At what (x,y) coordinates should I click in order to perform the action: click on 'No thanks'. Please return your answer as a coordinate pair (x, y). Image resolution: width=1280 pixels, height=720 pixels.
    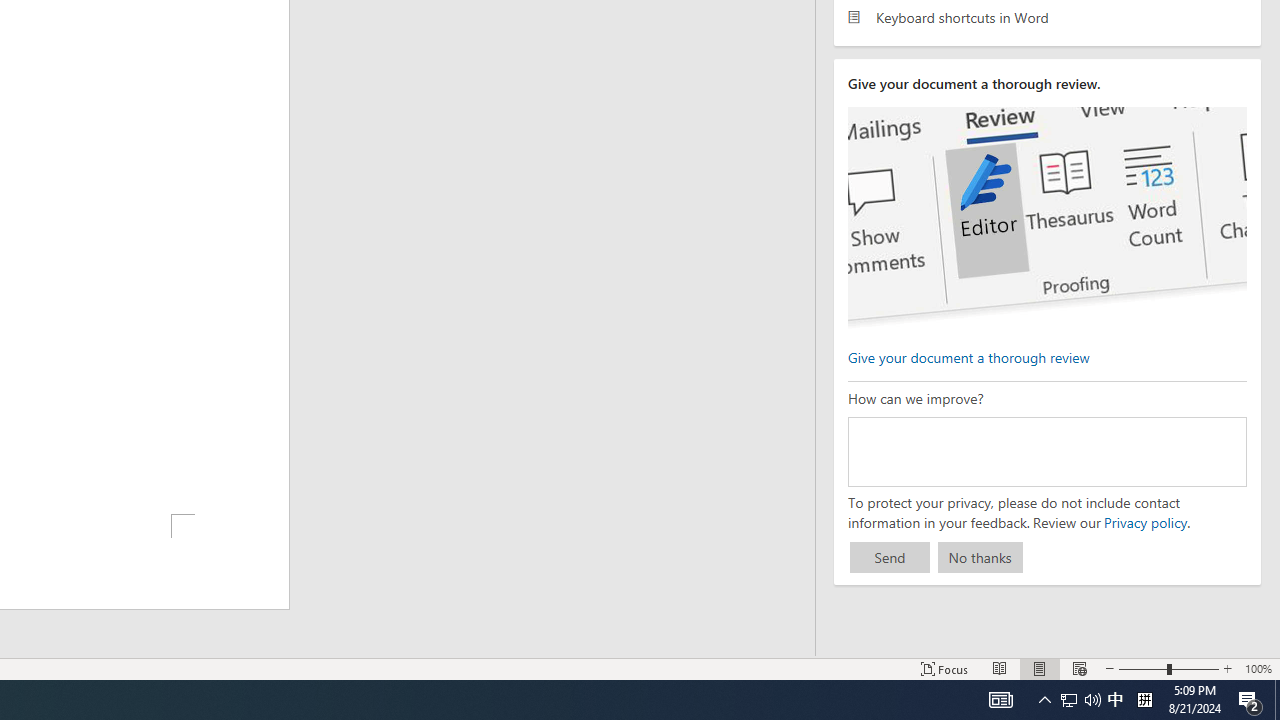
    Looking at the image, I should click on (980, 557).